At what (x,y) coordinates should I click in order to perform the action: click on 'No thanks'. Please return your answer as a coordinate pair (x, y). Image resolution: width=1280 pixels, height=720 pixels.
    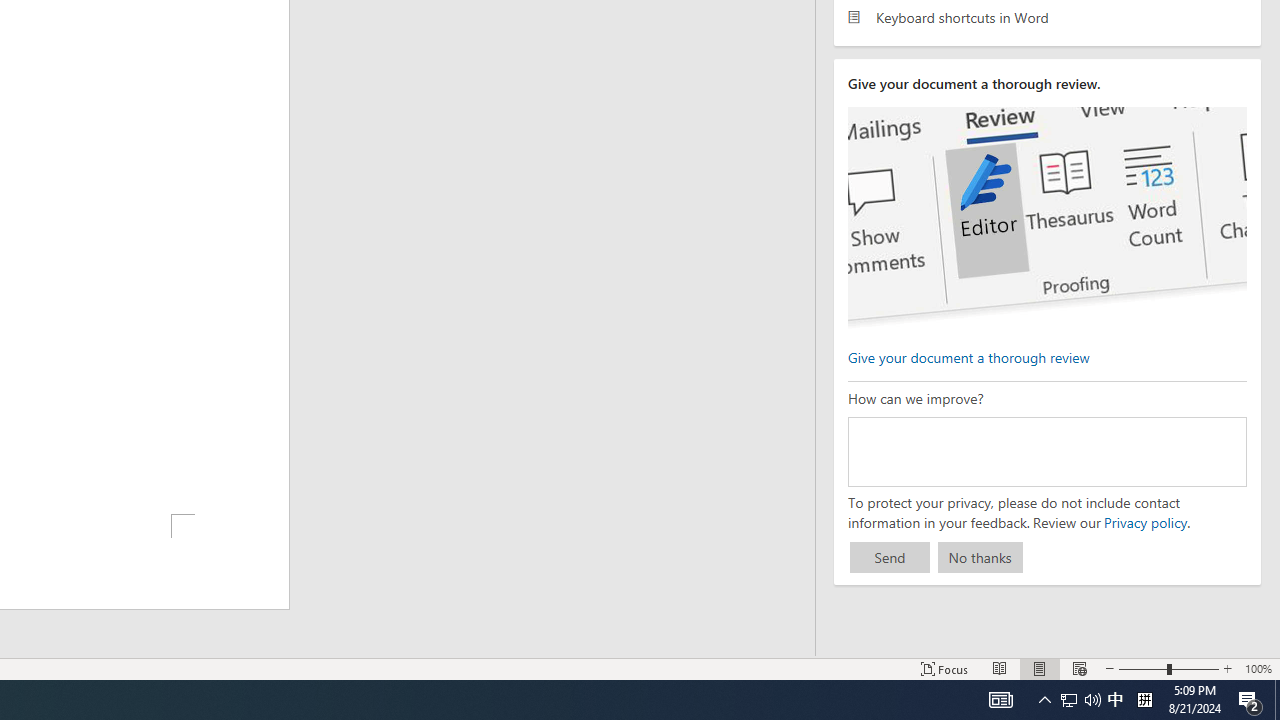
    Looking at the image, I should click on (980, 557).